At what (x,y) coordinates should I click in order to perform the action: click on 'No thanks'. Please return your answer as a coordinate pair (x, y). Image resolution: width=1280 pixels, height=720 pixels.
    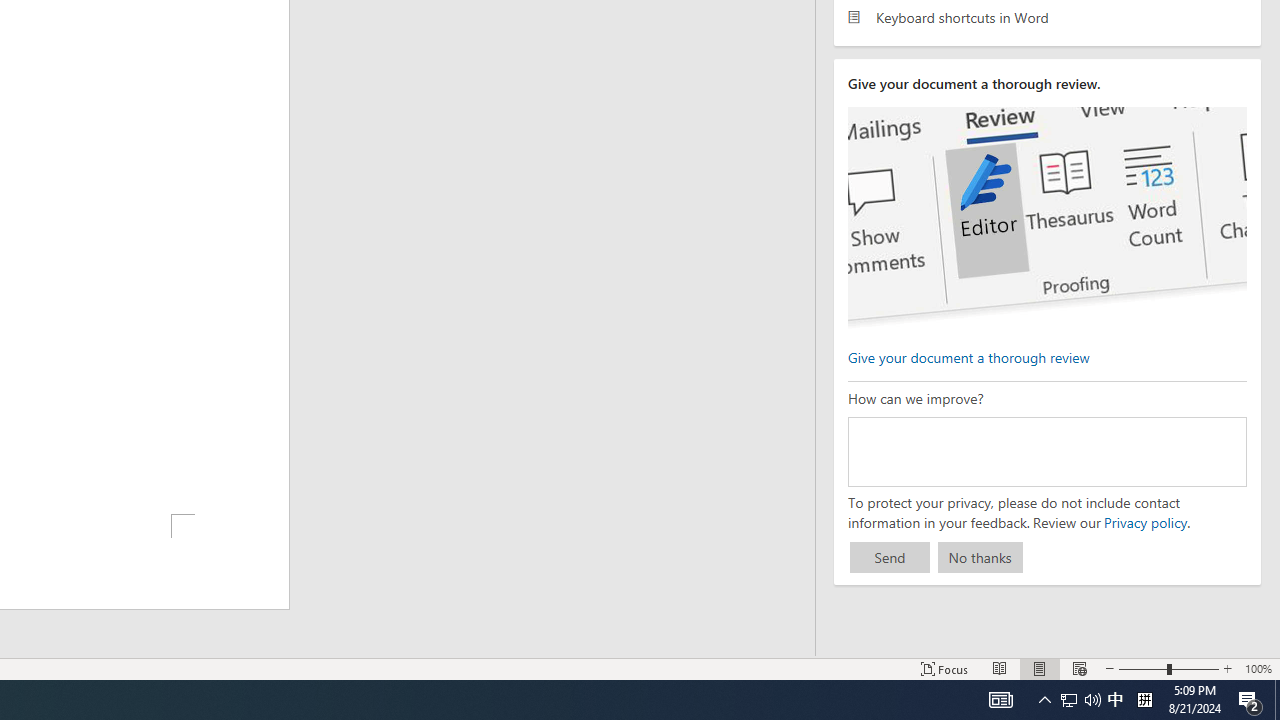
    Looking at the image, I should click on (980, 557).